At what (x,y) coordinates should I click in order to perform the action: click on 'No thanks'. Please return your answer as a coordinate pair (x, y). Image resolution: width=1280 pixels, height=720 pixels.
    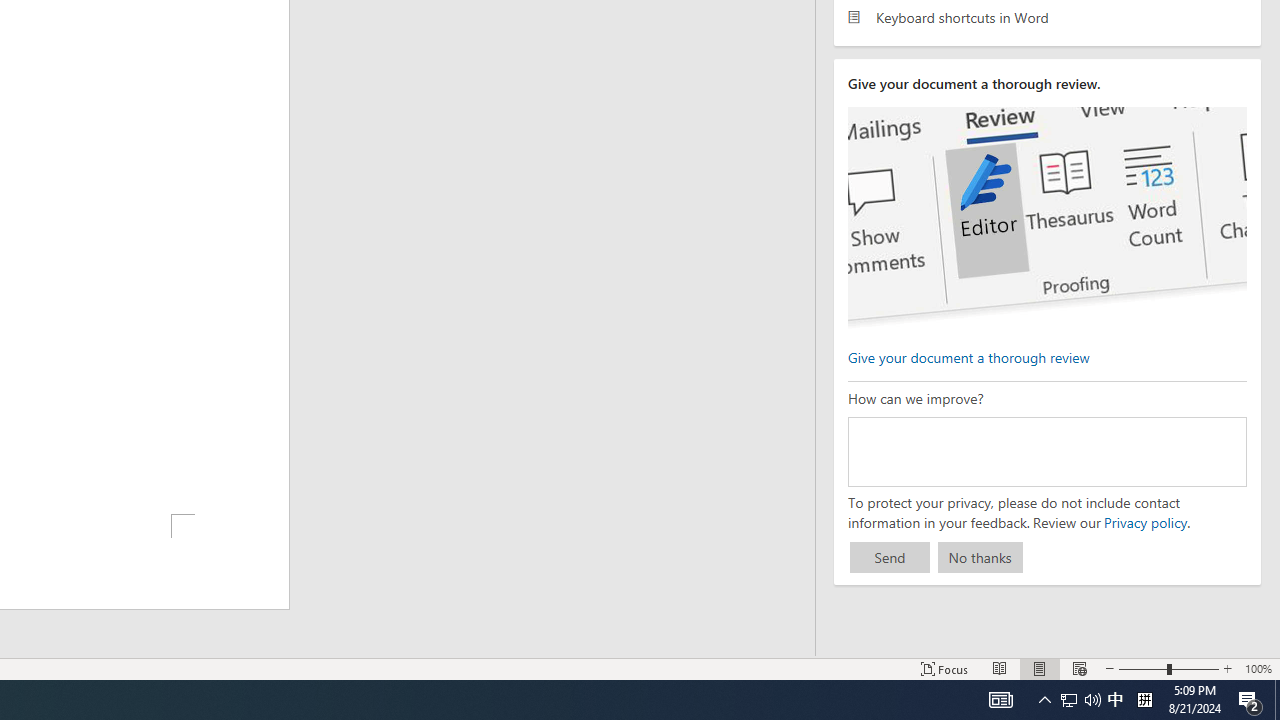
    Looking at the image, I should click on (980, 557).